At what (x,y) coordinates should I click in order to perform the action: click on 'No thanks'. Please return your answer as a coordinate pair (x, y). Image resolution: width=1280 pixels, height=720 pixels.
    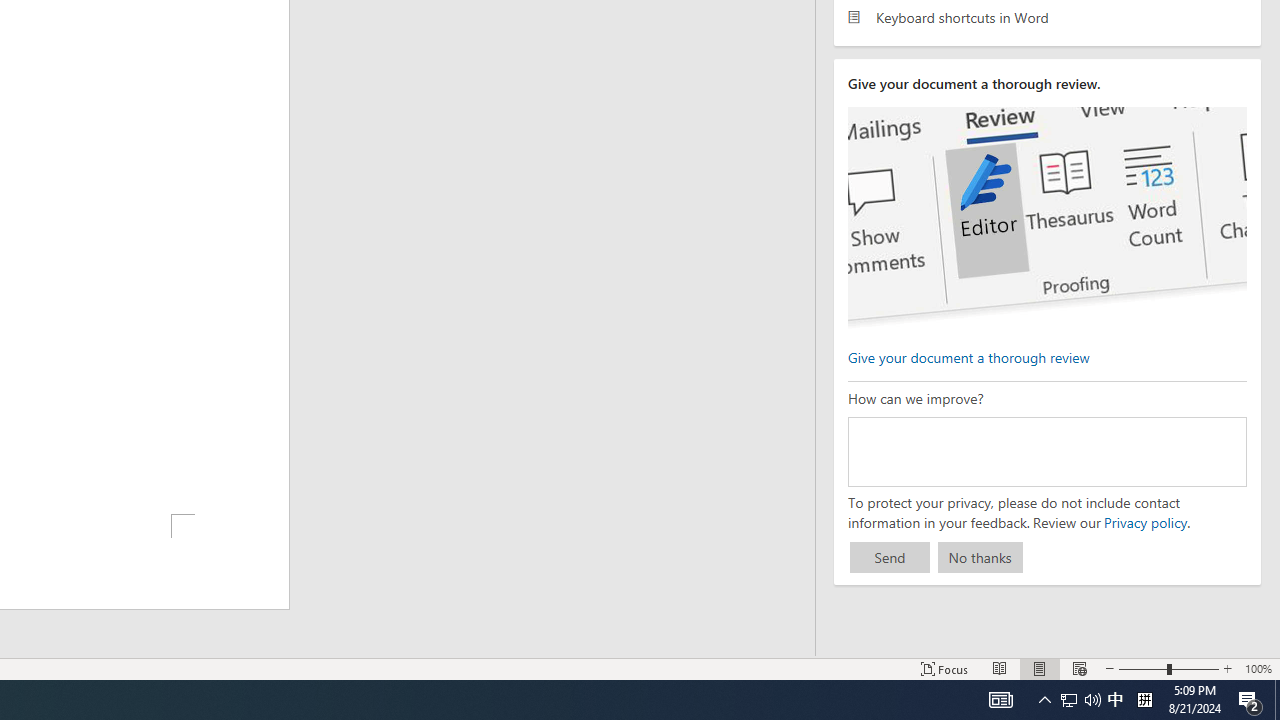
    Looking at the image, I should click on (980, 557).